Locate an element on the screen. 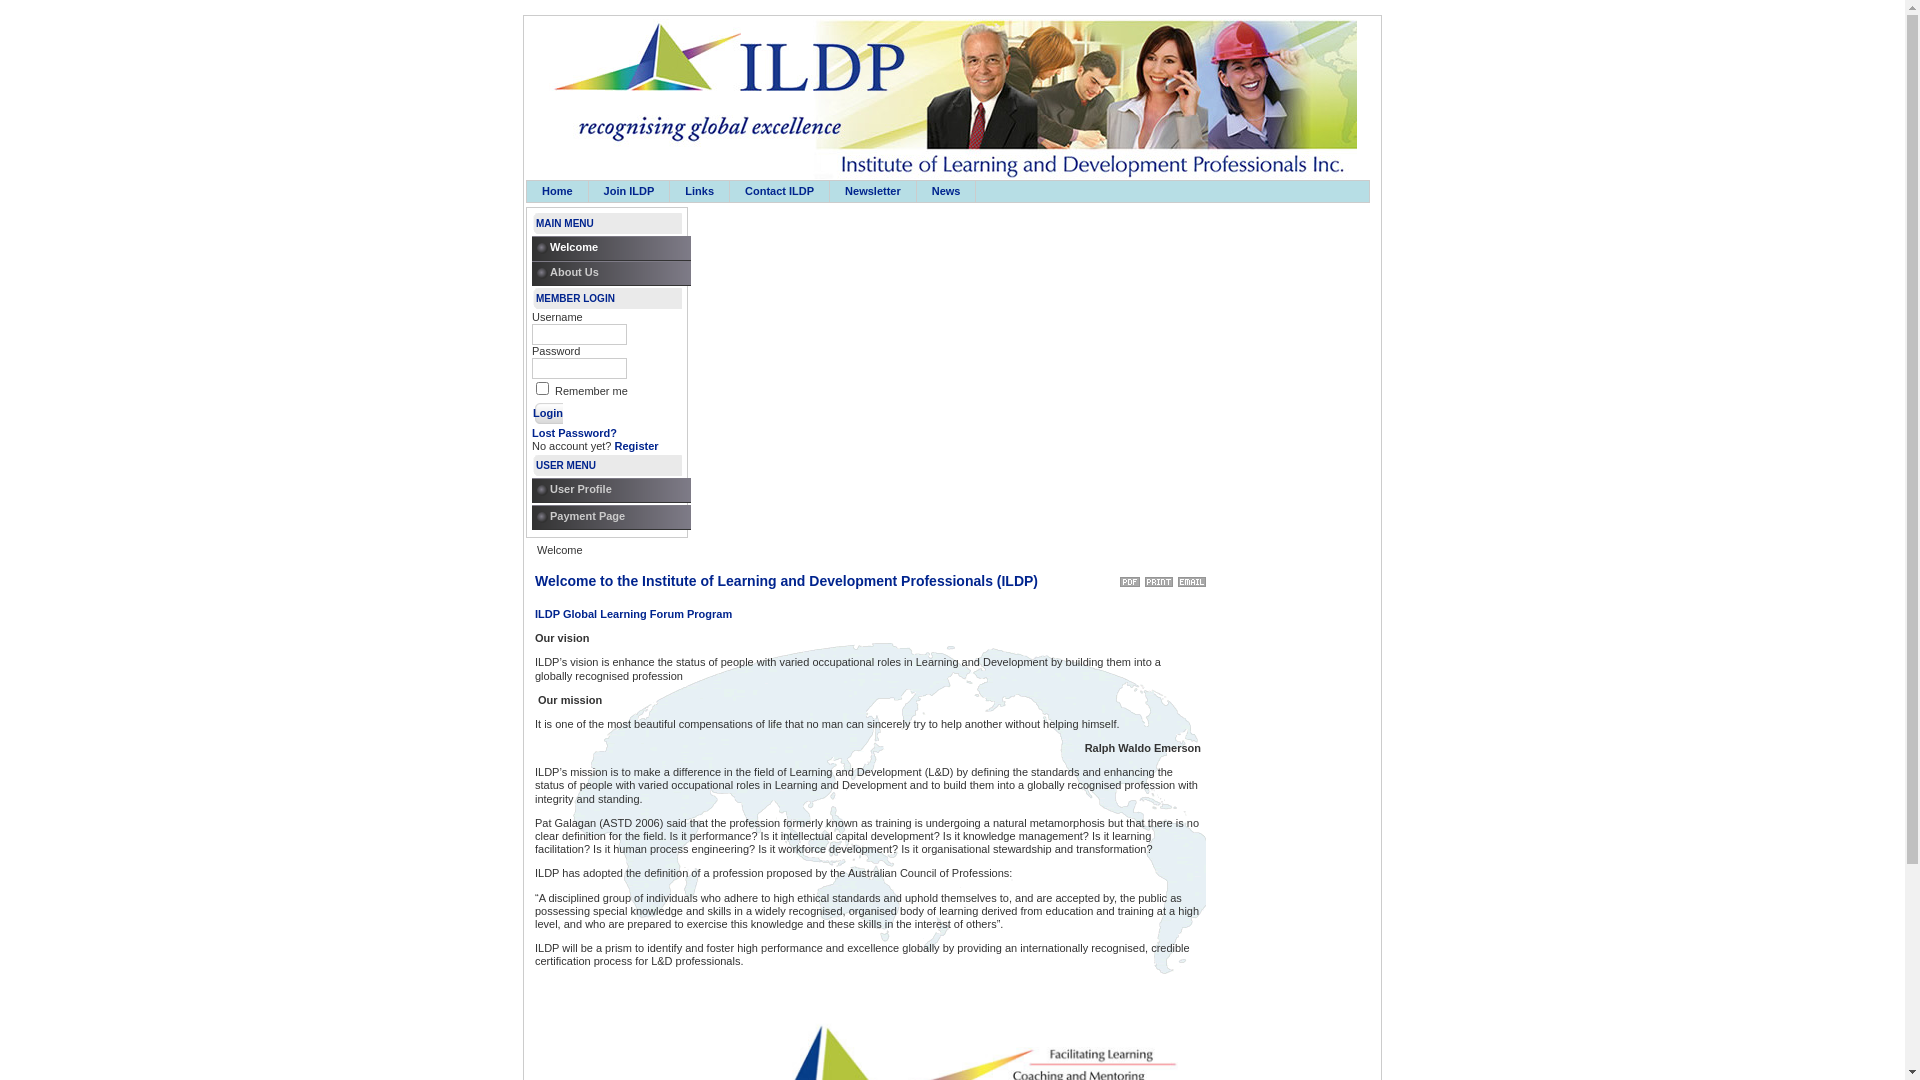 This screenshot has width=1920, height=1080. 'User Profile' is located at coordinates (614, 490).